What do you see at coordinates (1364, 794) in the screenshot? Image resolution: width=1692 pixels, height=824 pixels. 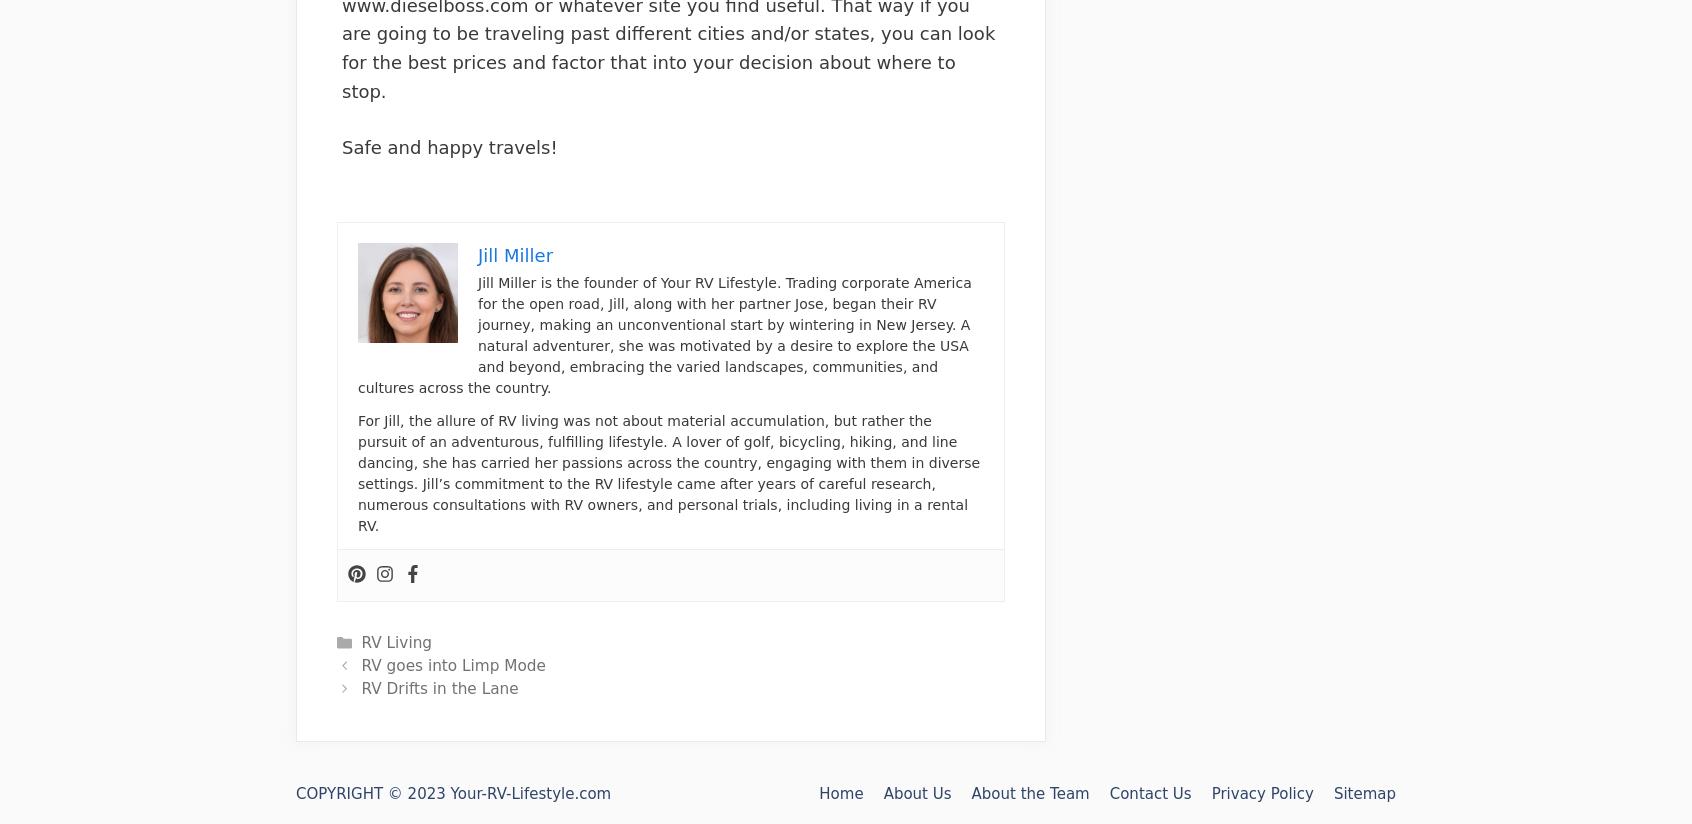 I see `'Sitemap'` at bounding box center [1364, 794].